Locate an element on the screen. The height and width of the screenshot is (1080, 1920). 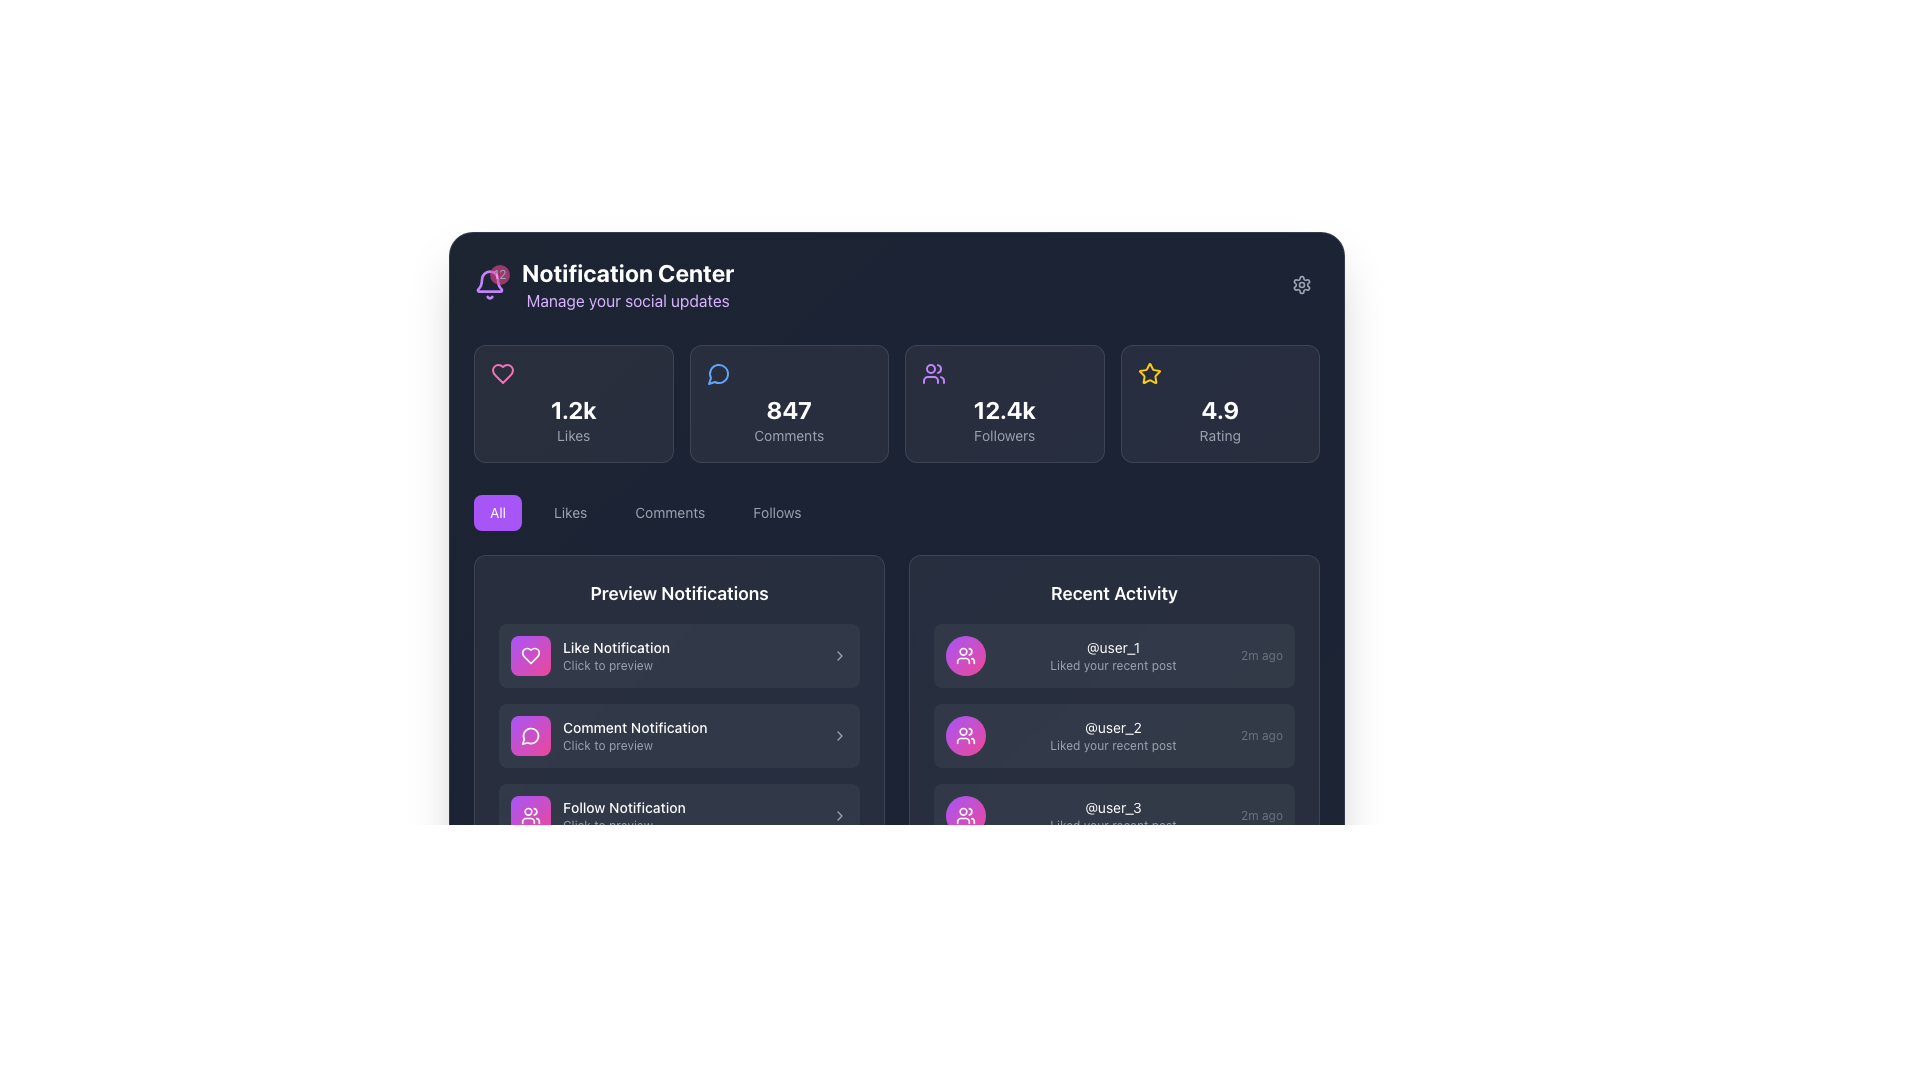
the Text label that displays the relative time elapsed since a specific action occurred, located at the far right of the first notification entry in the 'Recent Activity' section is located at coordinates (1261, 655).